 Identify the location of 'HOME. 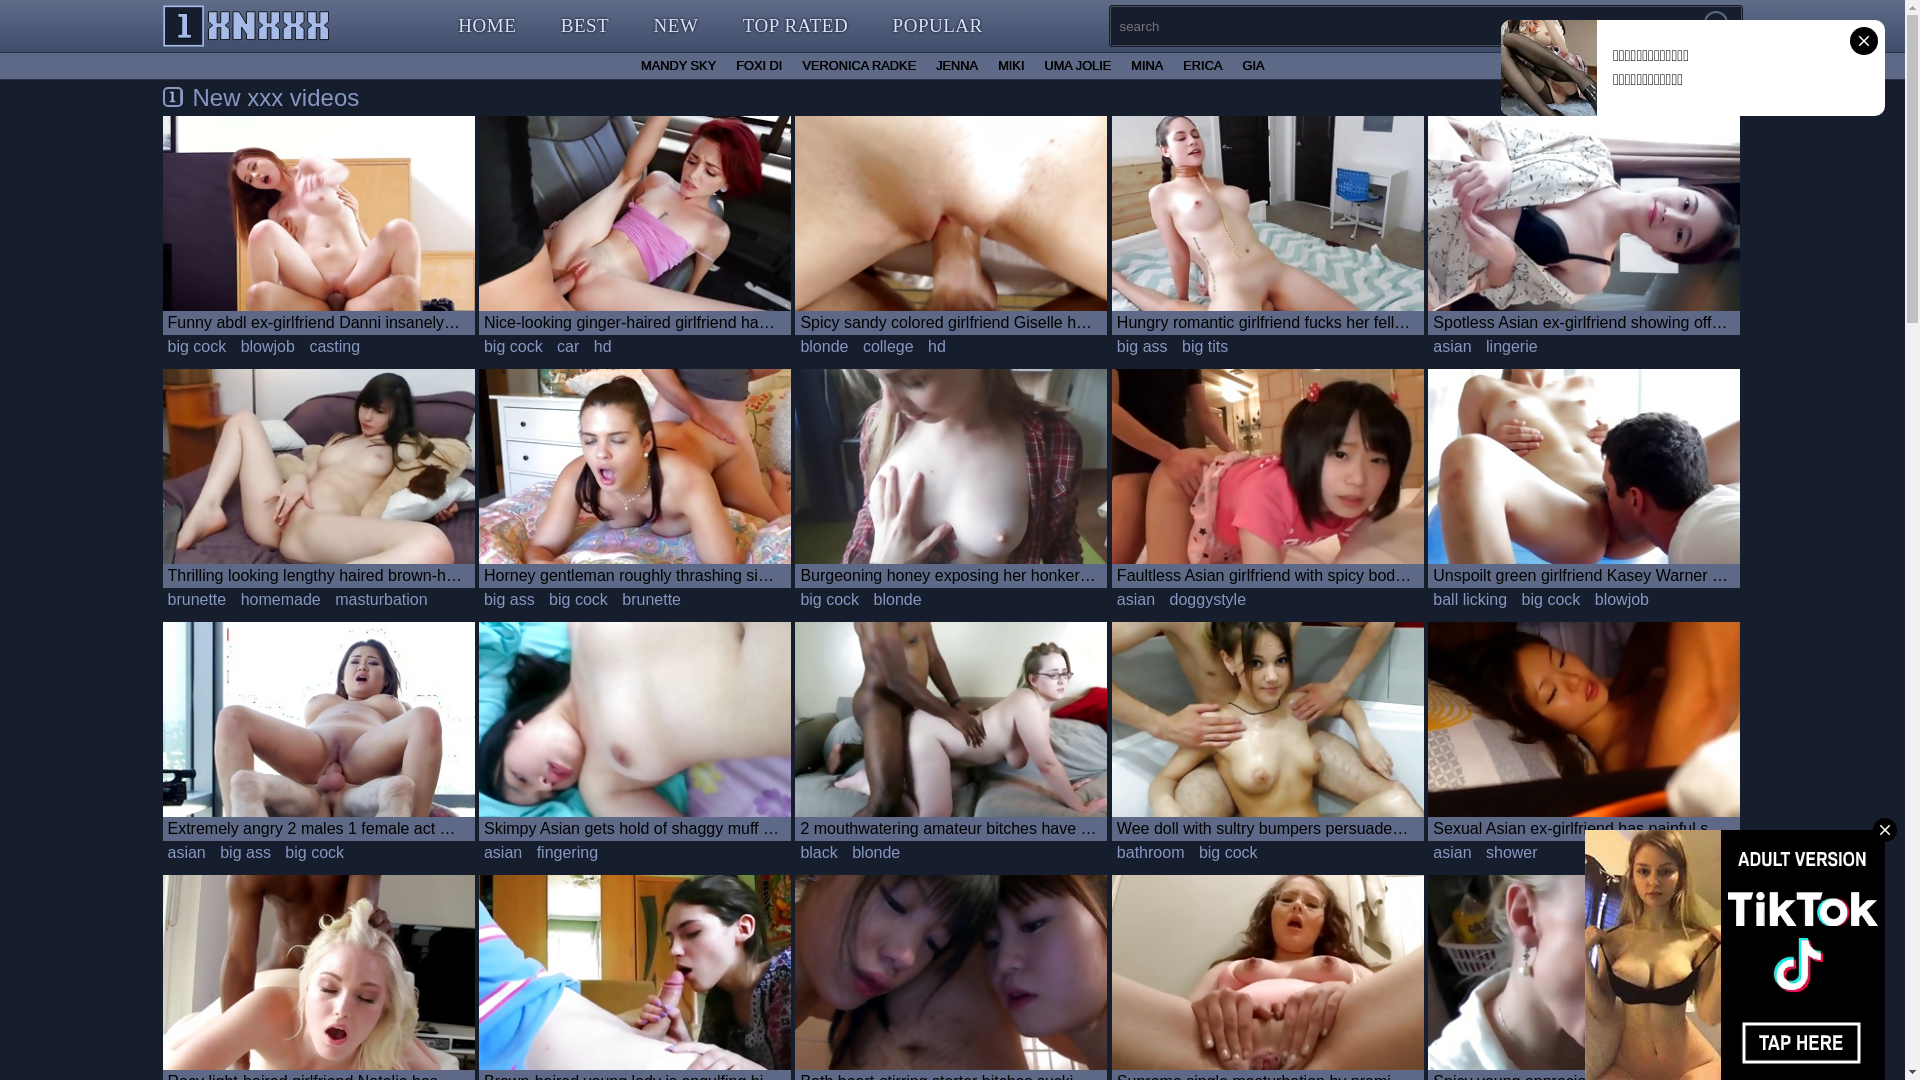
(720, 25).